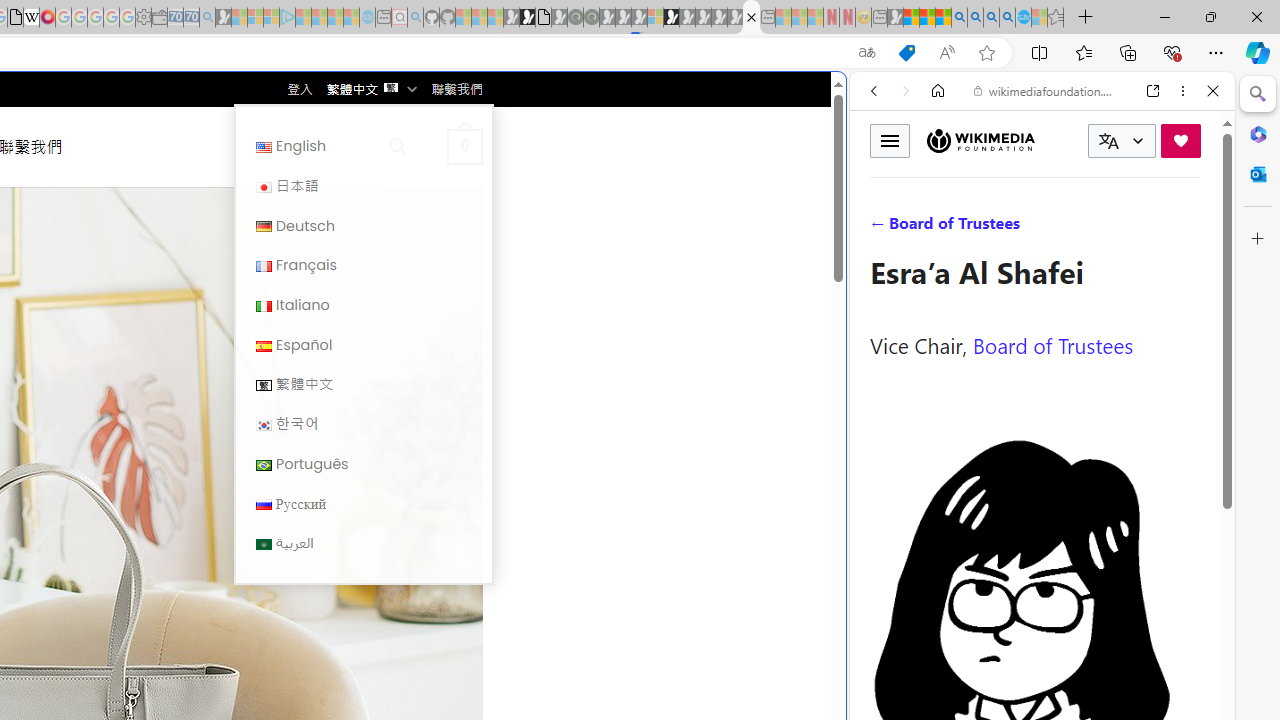  Describe the element at coordinates (1052, 343) in the screenshot. I see `'Board of Trustees'` at that location.